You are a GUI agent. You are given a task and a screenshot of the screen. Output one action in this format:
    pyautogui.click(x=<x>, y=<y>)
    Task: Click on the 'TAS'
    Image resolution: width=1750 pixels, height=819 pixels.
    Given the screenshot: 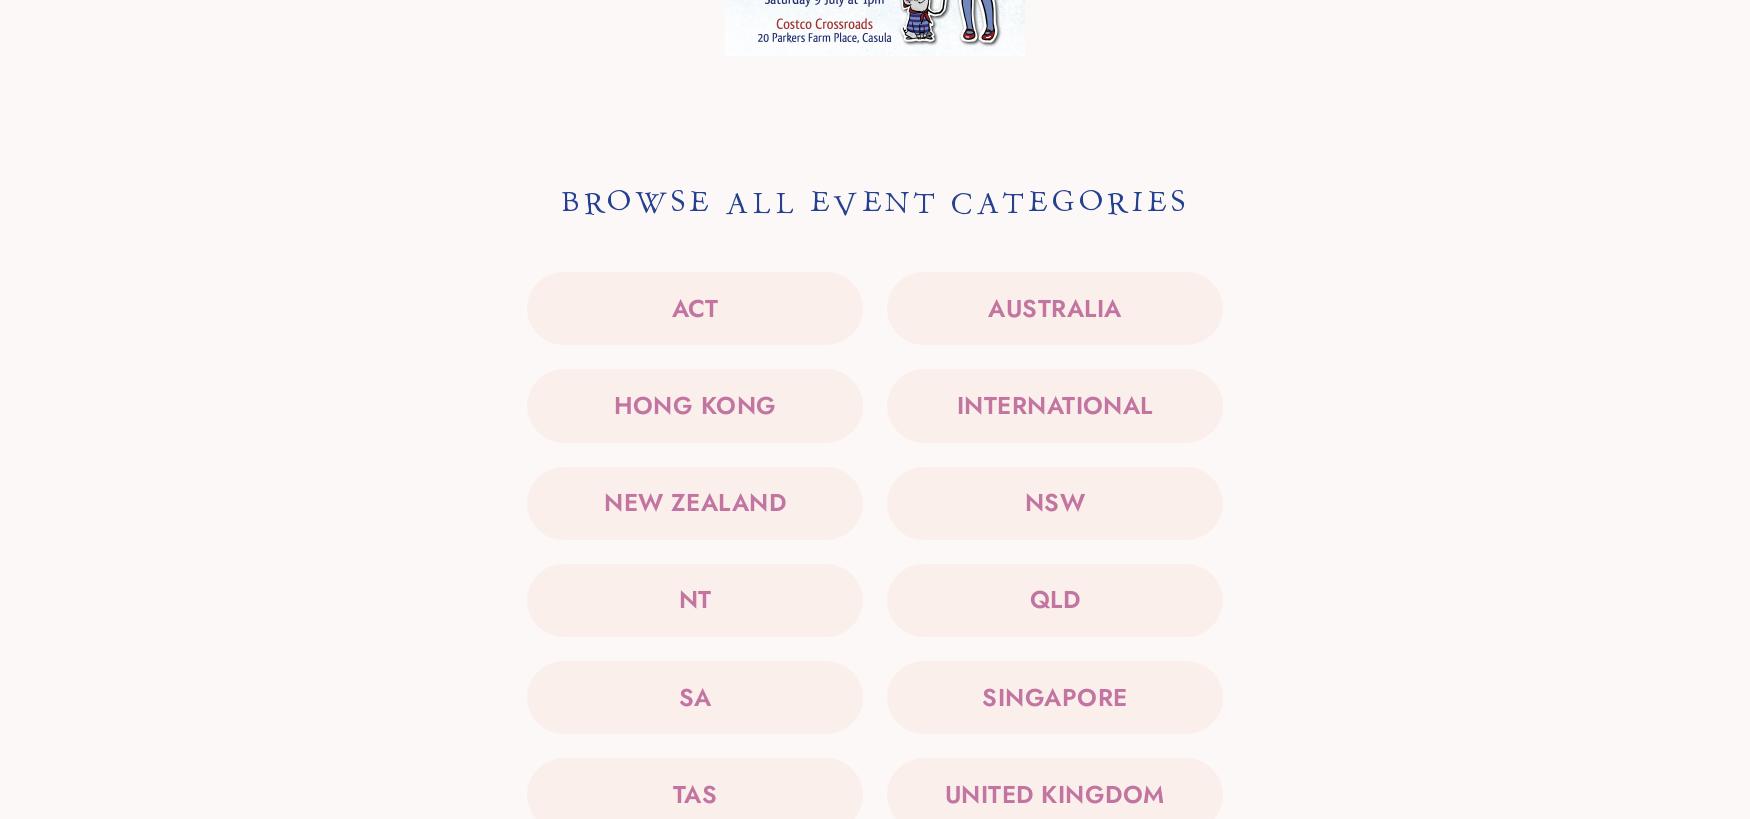 What is the action you would take?
    pyautogui.click(x=694, y=793)
    